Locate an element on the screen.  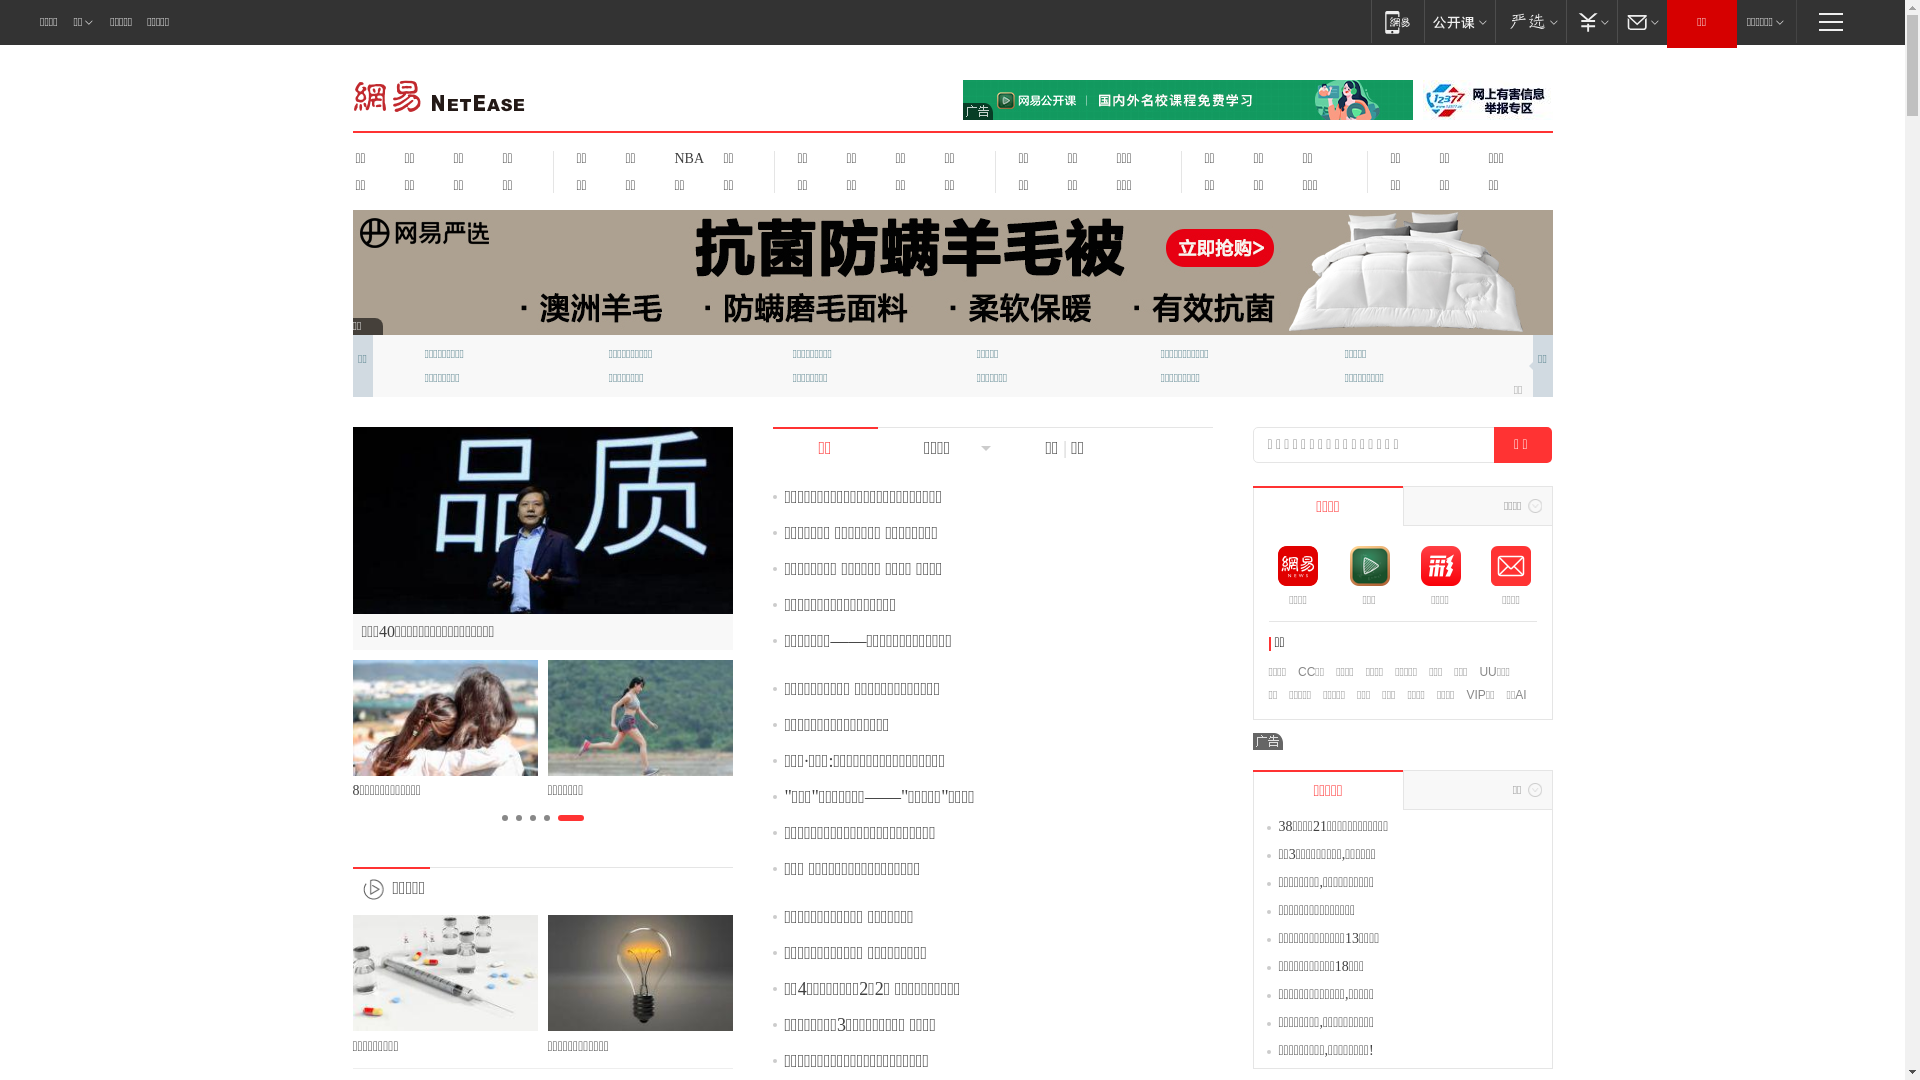
'NBA' is located at coordinates (686, 157).